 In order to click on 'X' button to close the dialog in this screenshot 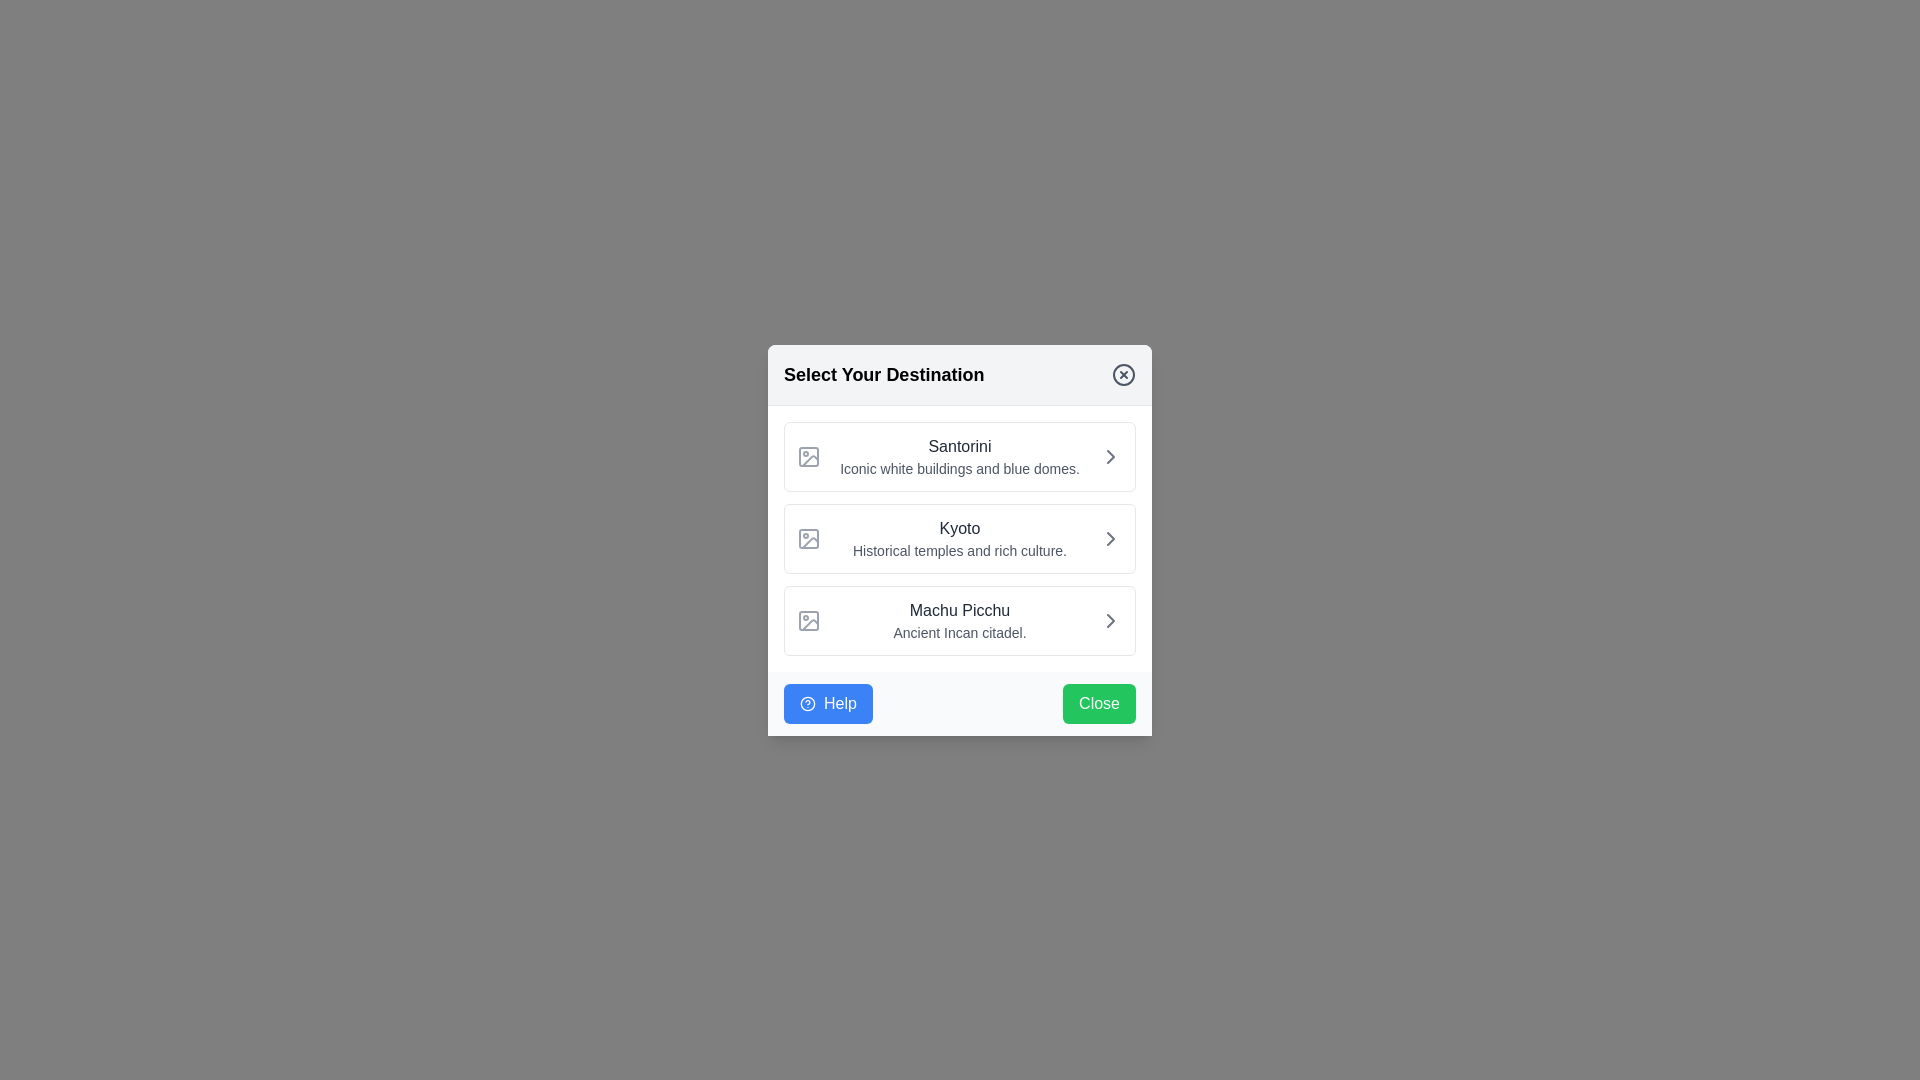, I will do `click(1123, 374)`.